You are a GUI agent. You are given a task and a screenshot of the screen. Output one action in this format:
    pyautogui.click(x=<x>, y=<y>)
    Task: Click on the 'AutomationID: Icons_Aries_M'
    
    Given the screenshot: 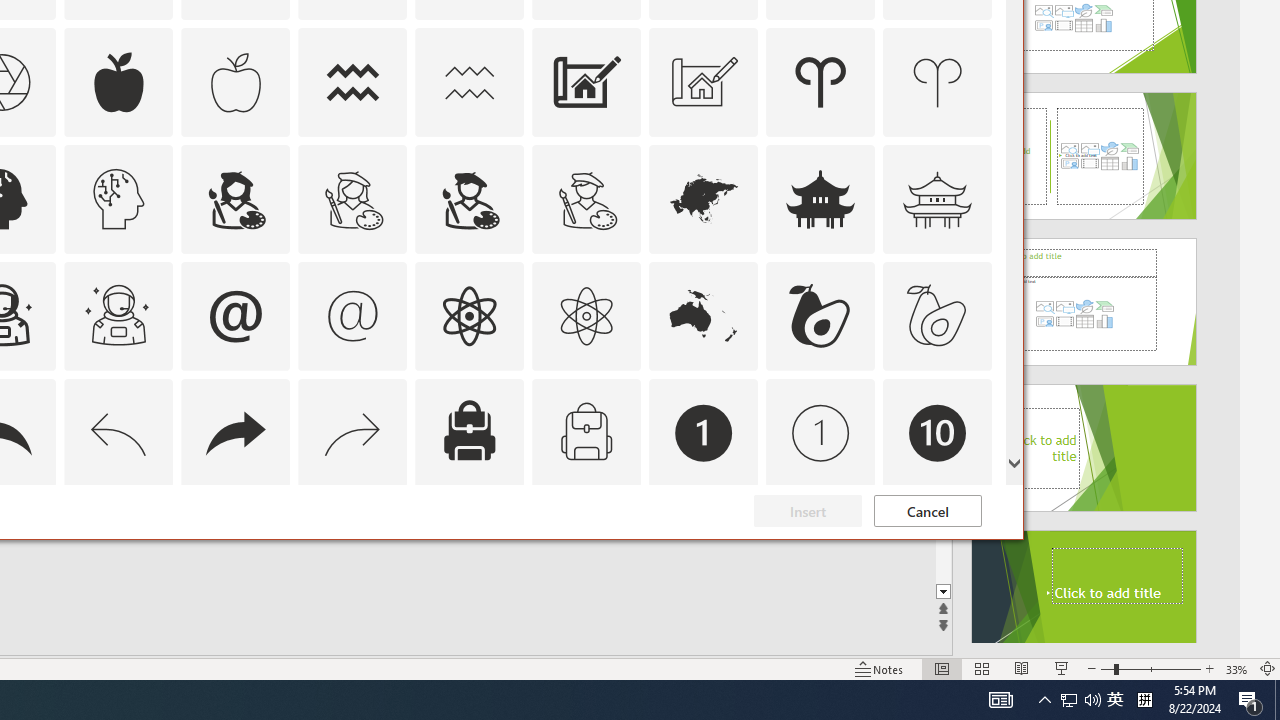 What is the action you would take?
    pyautogui.click(x=937, y=81)
    